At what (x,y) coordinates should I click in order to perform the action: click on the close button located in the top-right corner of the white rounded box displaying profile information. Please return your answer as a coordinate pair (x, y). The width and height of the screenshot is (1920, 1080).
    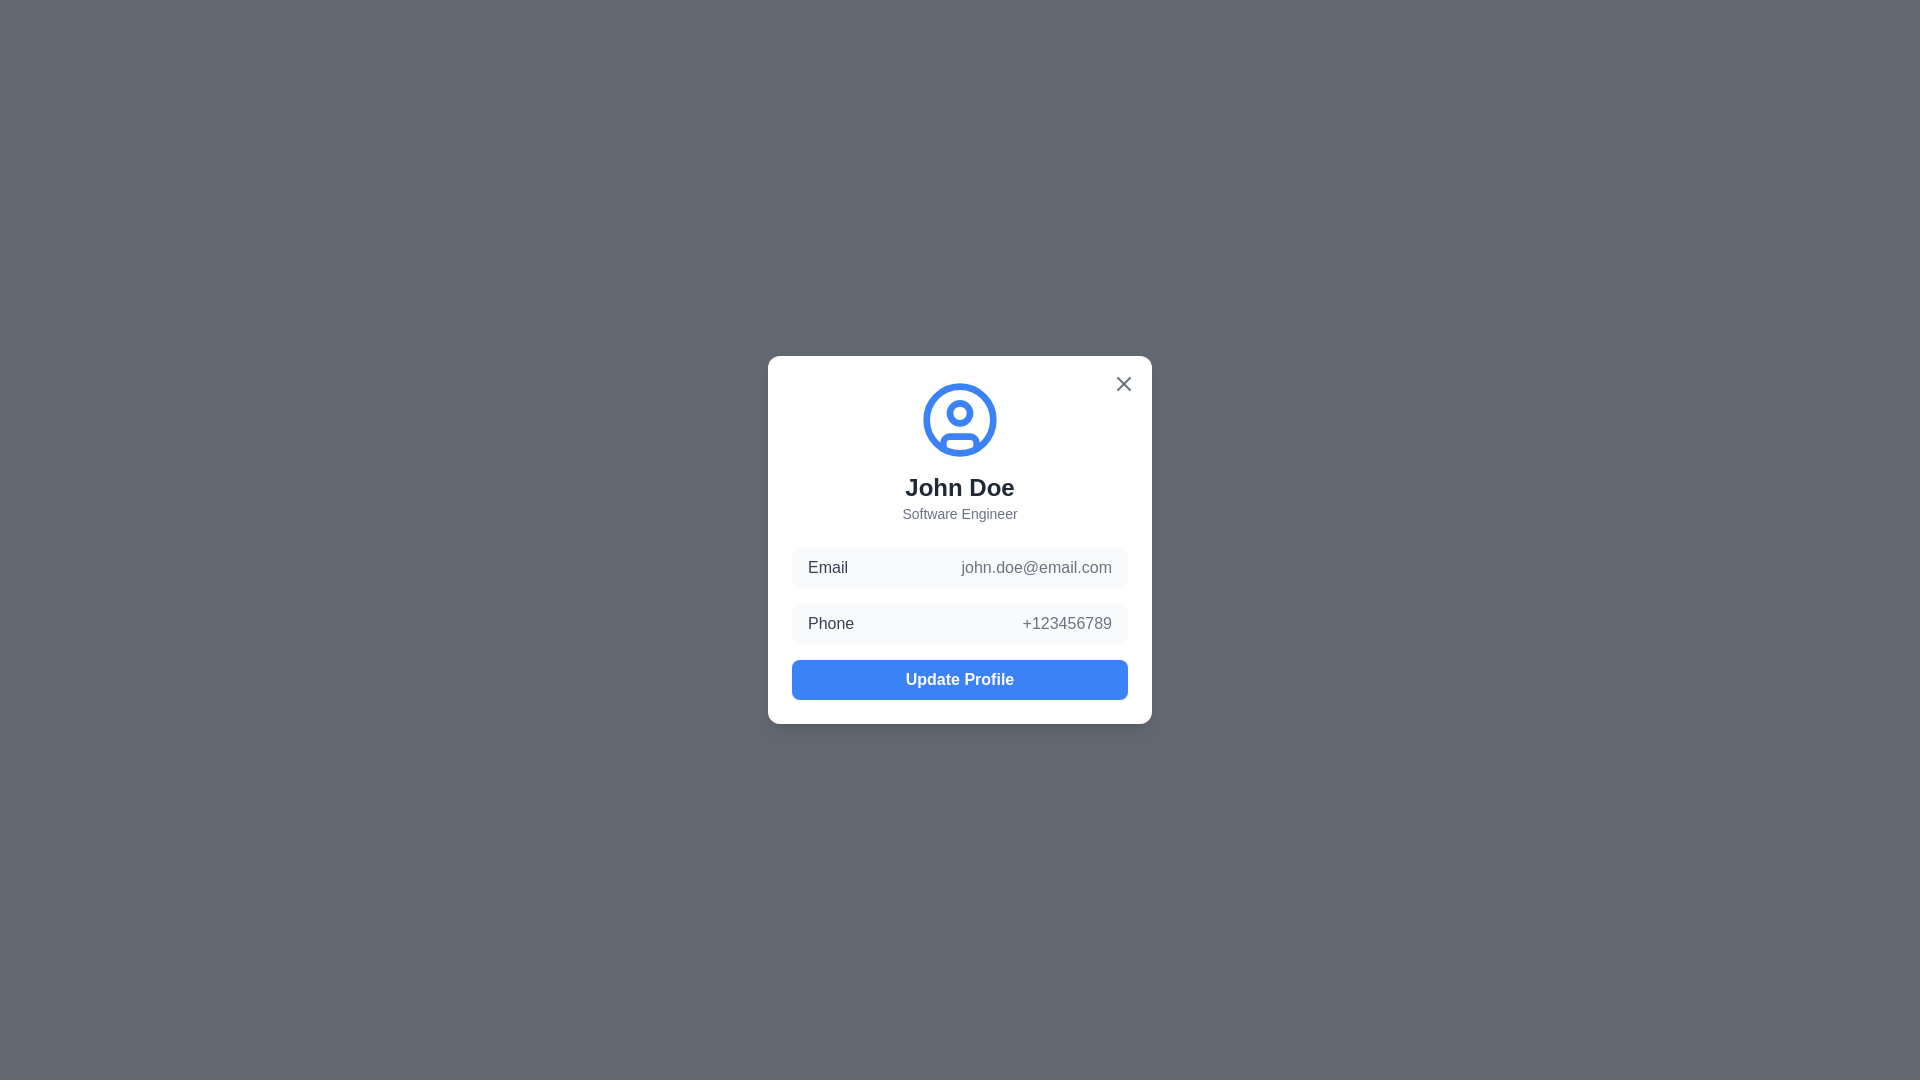
    Looking at the image, I should click on (1123, 384).